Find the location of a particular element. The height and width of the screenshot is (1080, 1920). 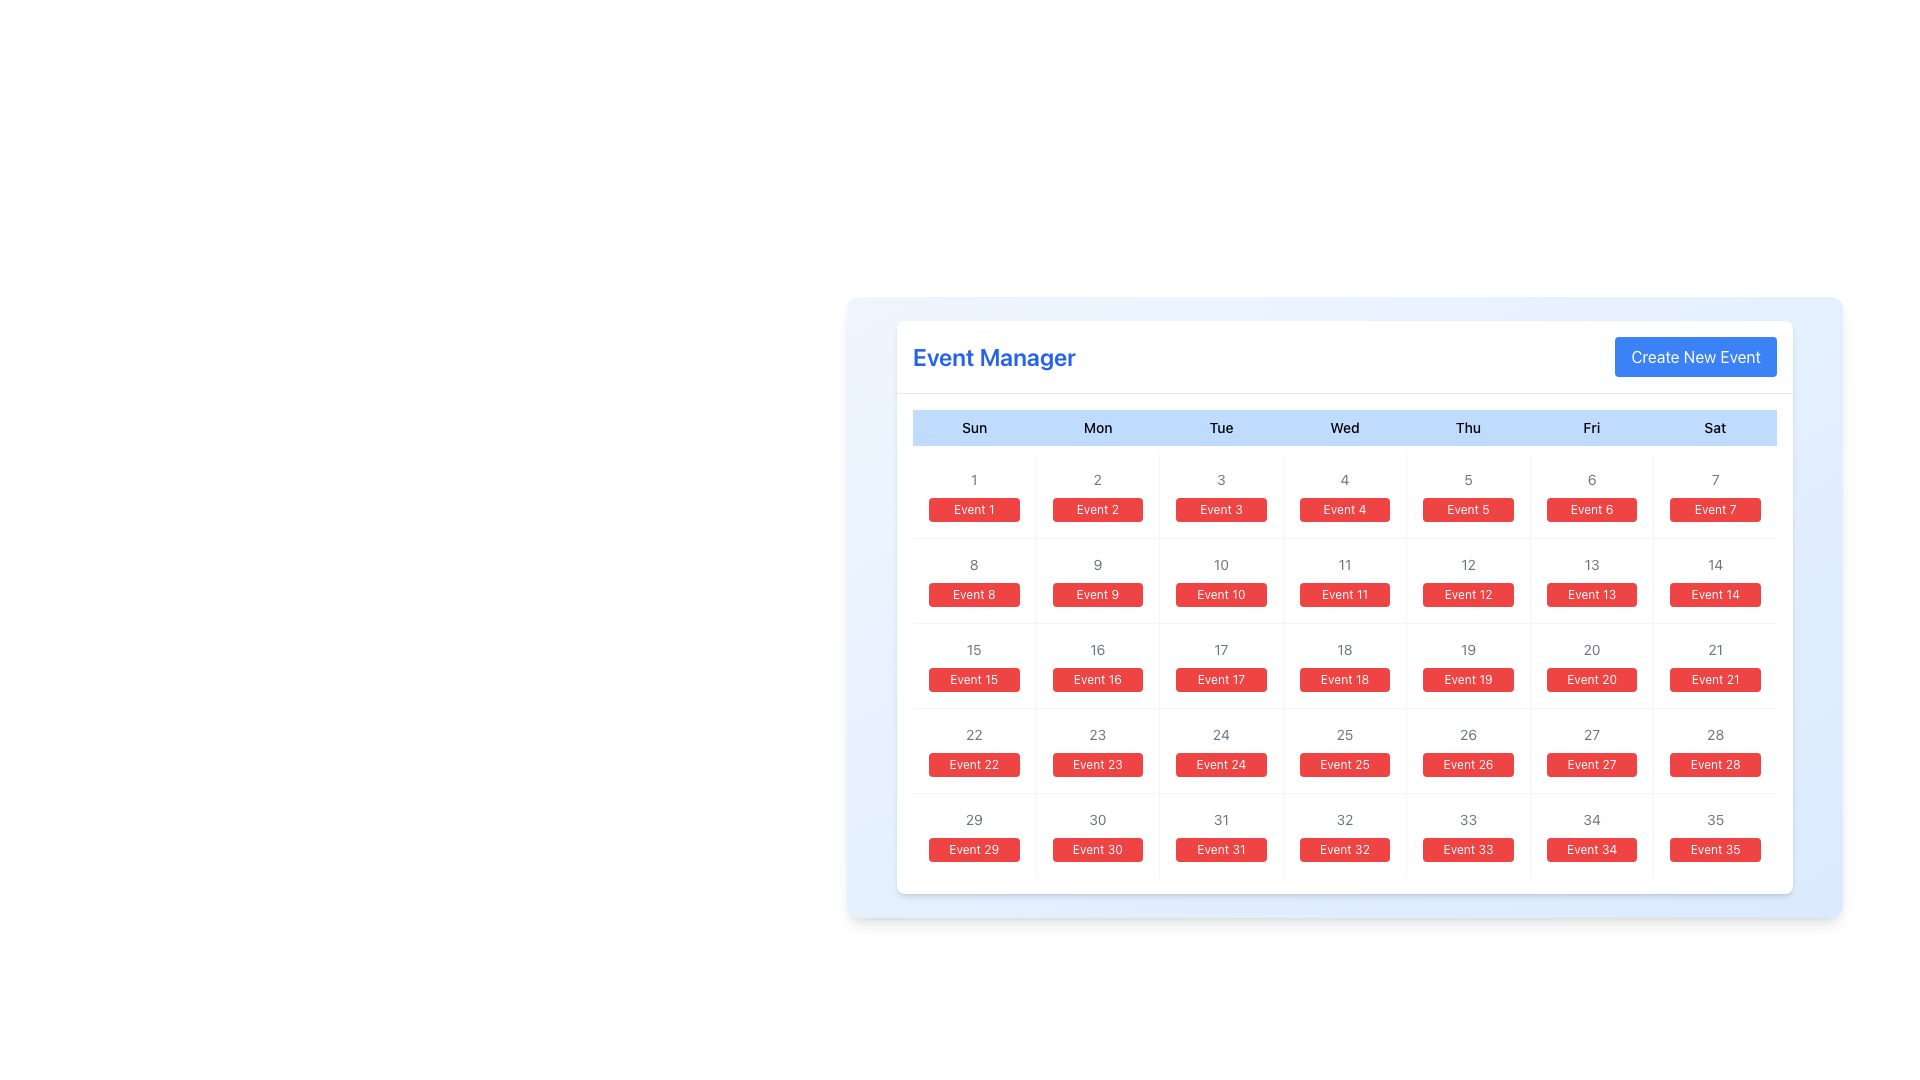

the 'Event 1' button located in the first column and first row of the weekly grid under the 'Sun' header is located at coordinates (974, 495).